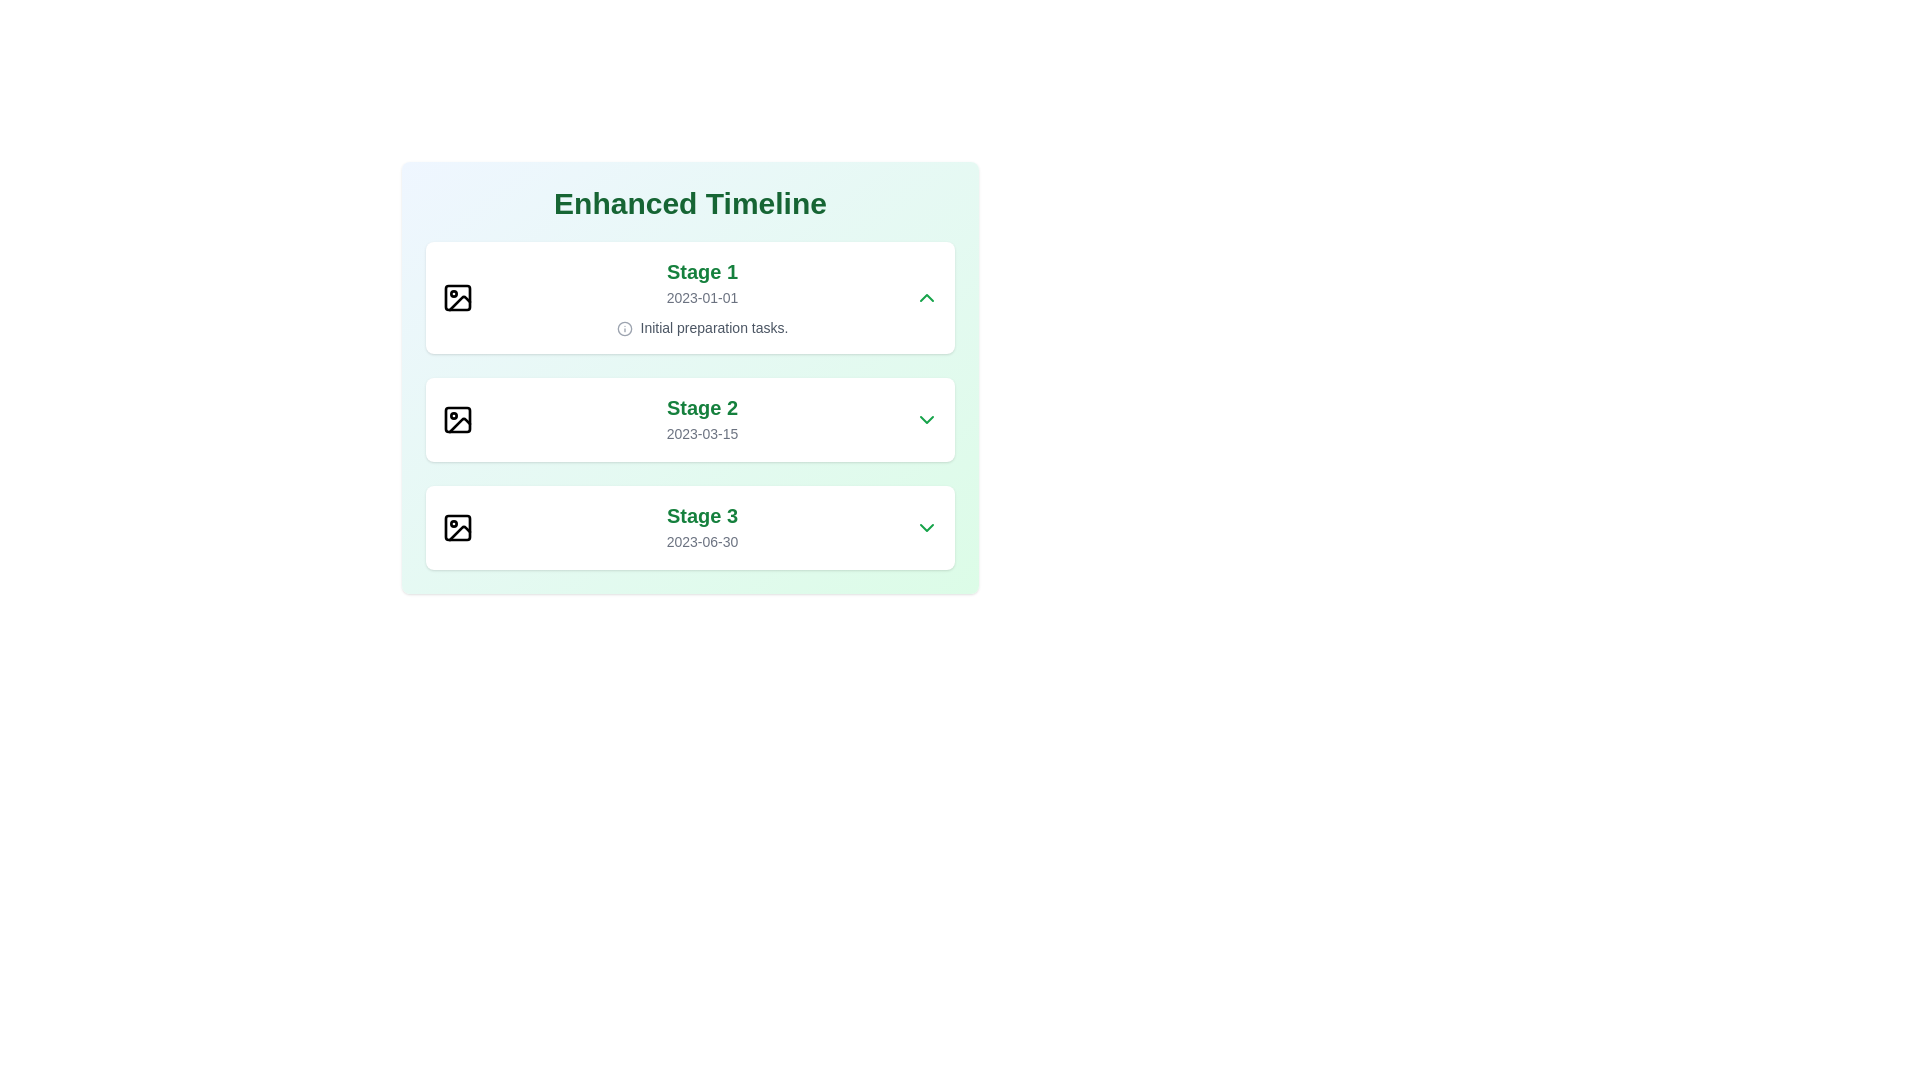 This screenshot has height=1080, width=1920. What do you see at coordinates (690, 204) in the screenshot?
I see `text from the centered textual component displaying 'Enhanced Timeline' in bold, large green font located at the top of the timeline interface` at bounding box center [690, 204].